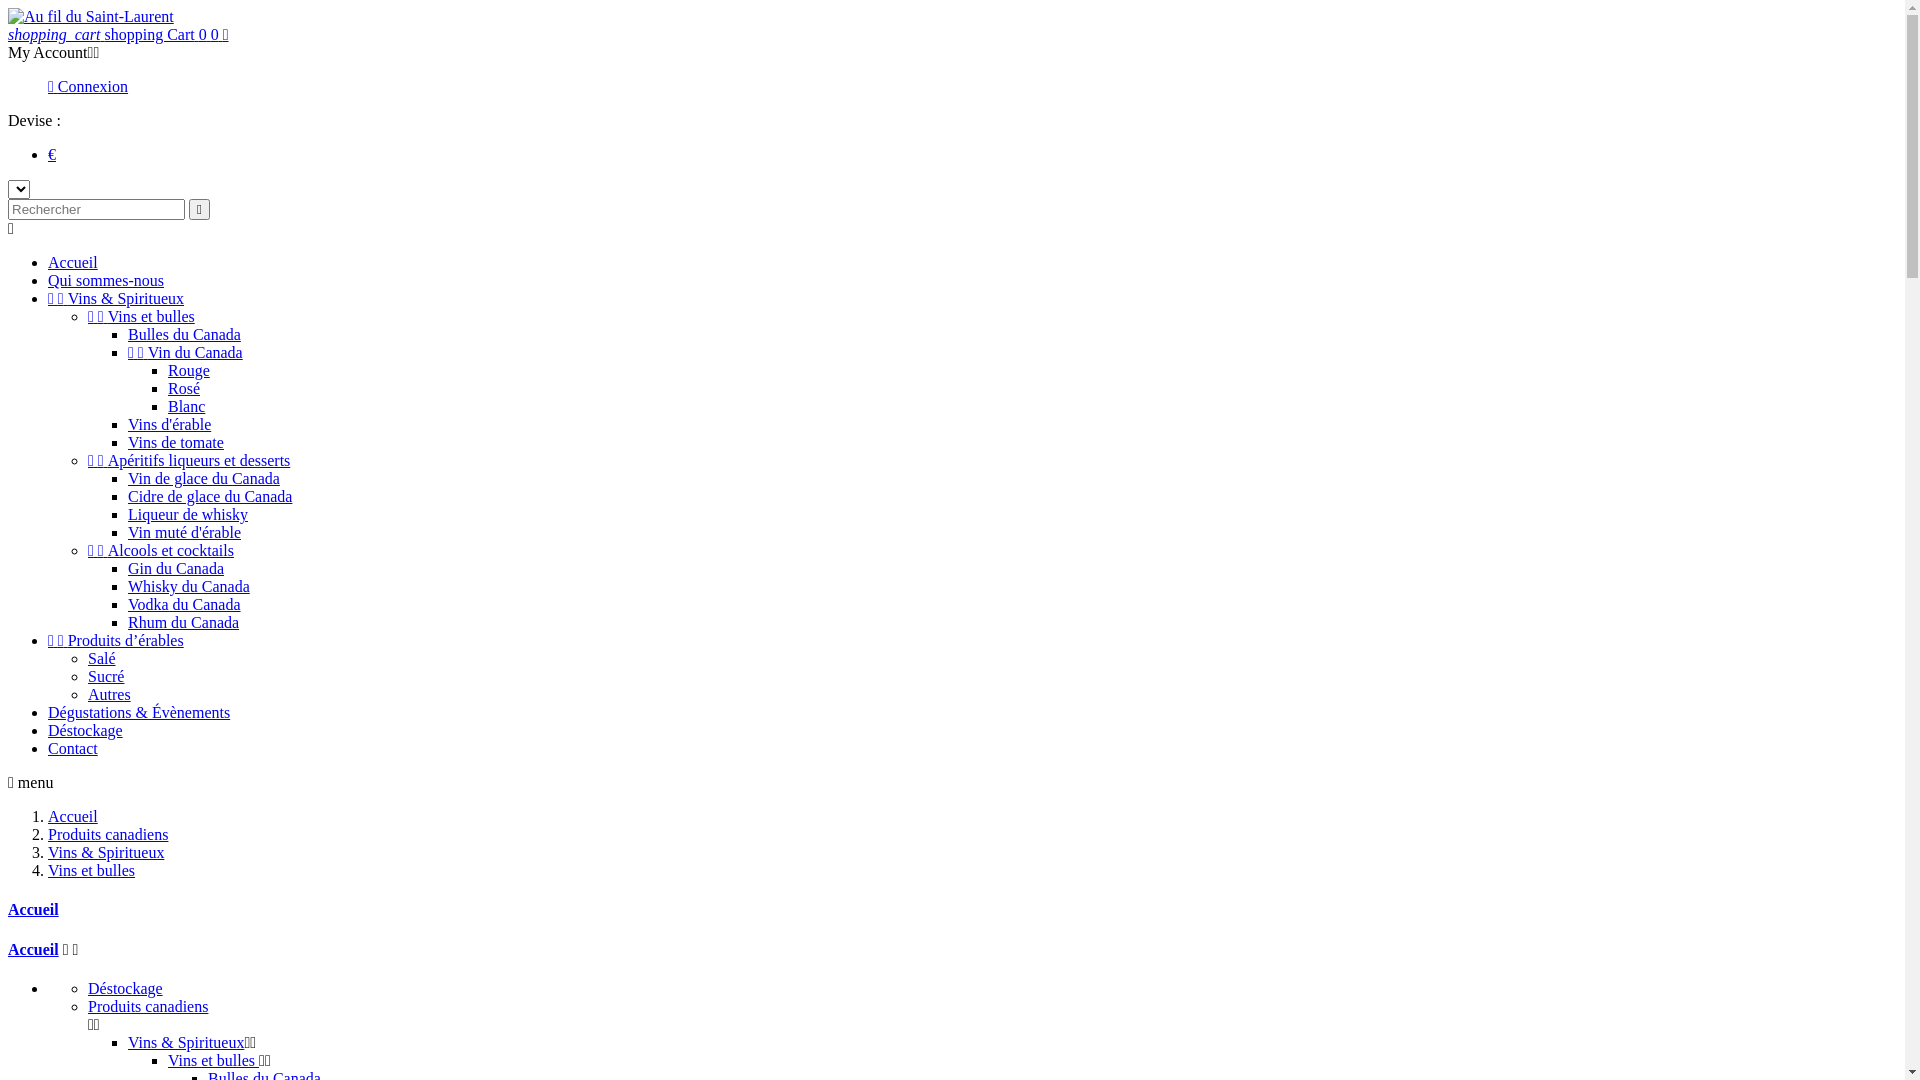 Image resolution: width=1920 pixels, height=1080 pixels. What do you see at coordinates (176, 441) in the screenshot?
I see `'Vins de tomate'` at bounding box center [176, 441].